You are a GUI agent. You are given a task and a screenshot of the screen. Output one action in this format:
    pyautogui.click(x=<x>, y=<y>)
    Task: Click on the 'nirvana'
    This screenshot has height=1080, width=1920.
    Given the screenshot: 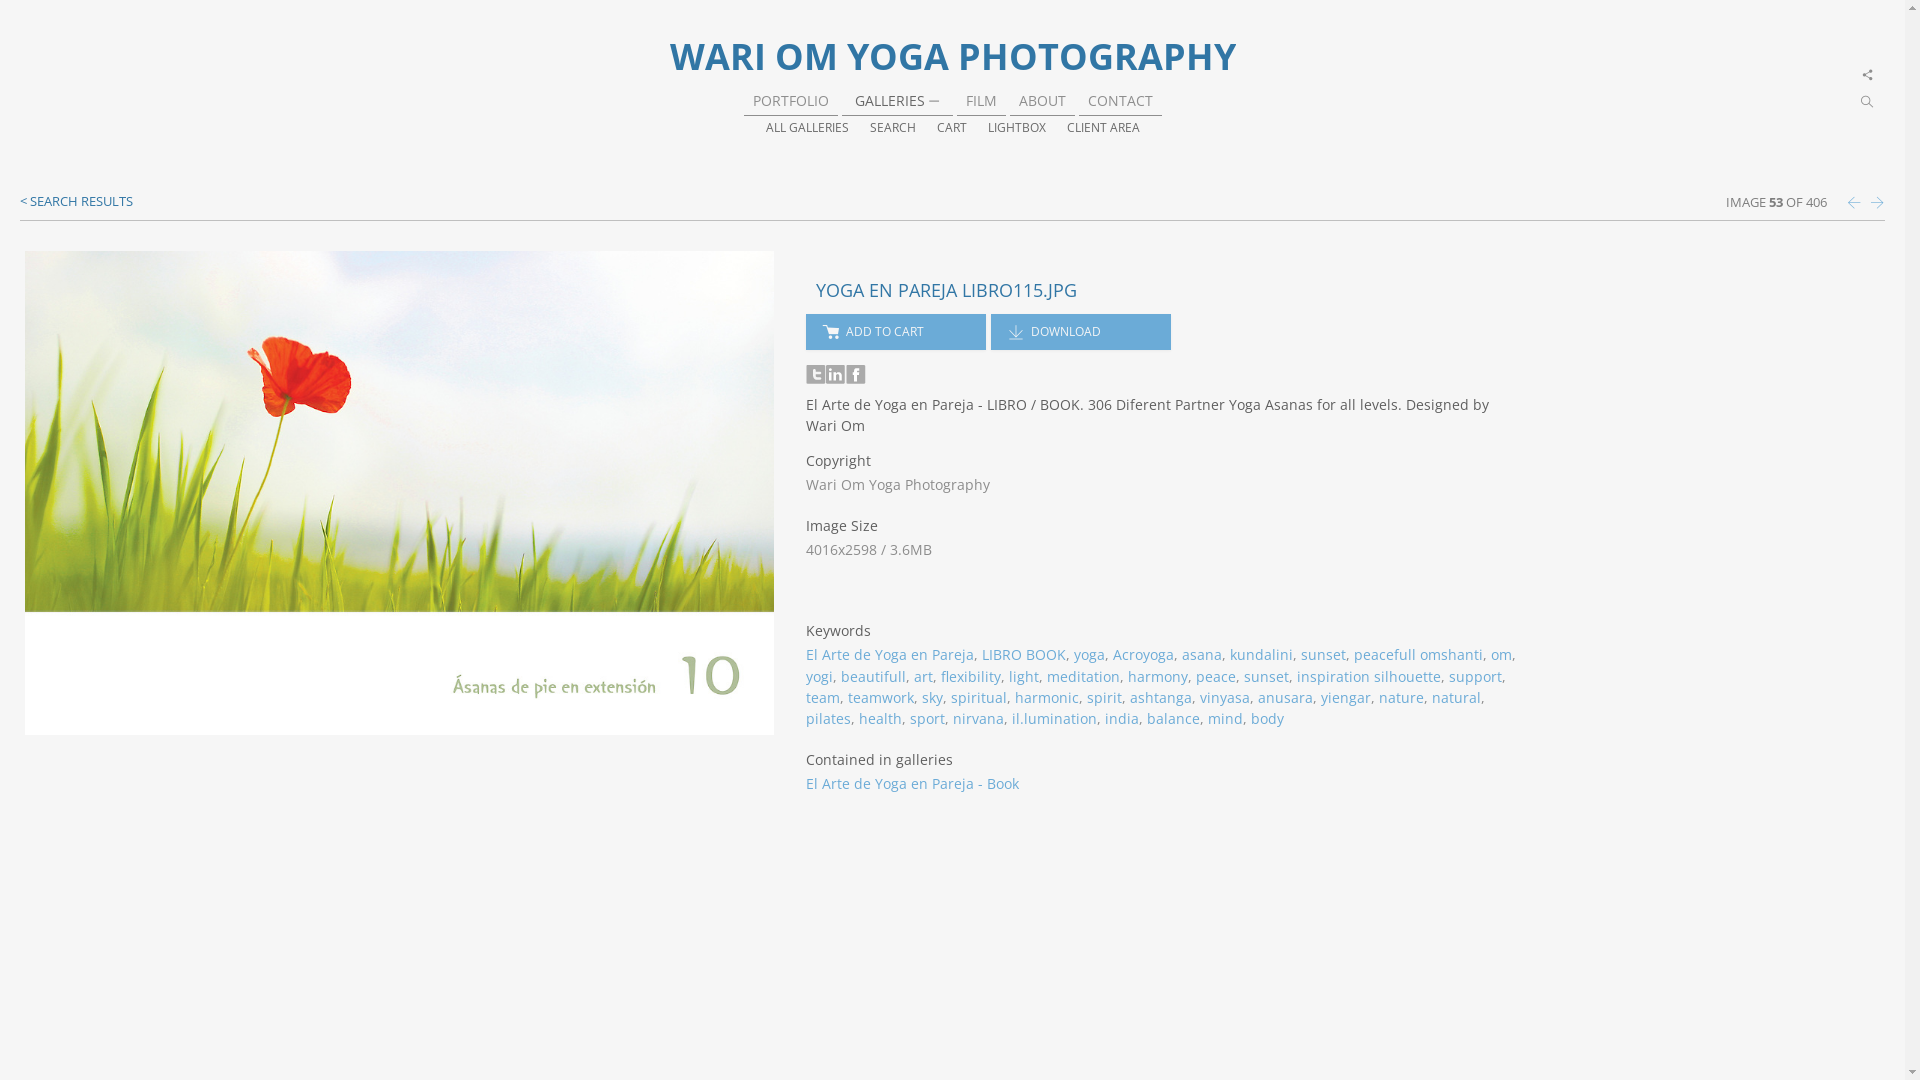 What is the action you would take?
    pyautogui.click(x=978, y=717)
    